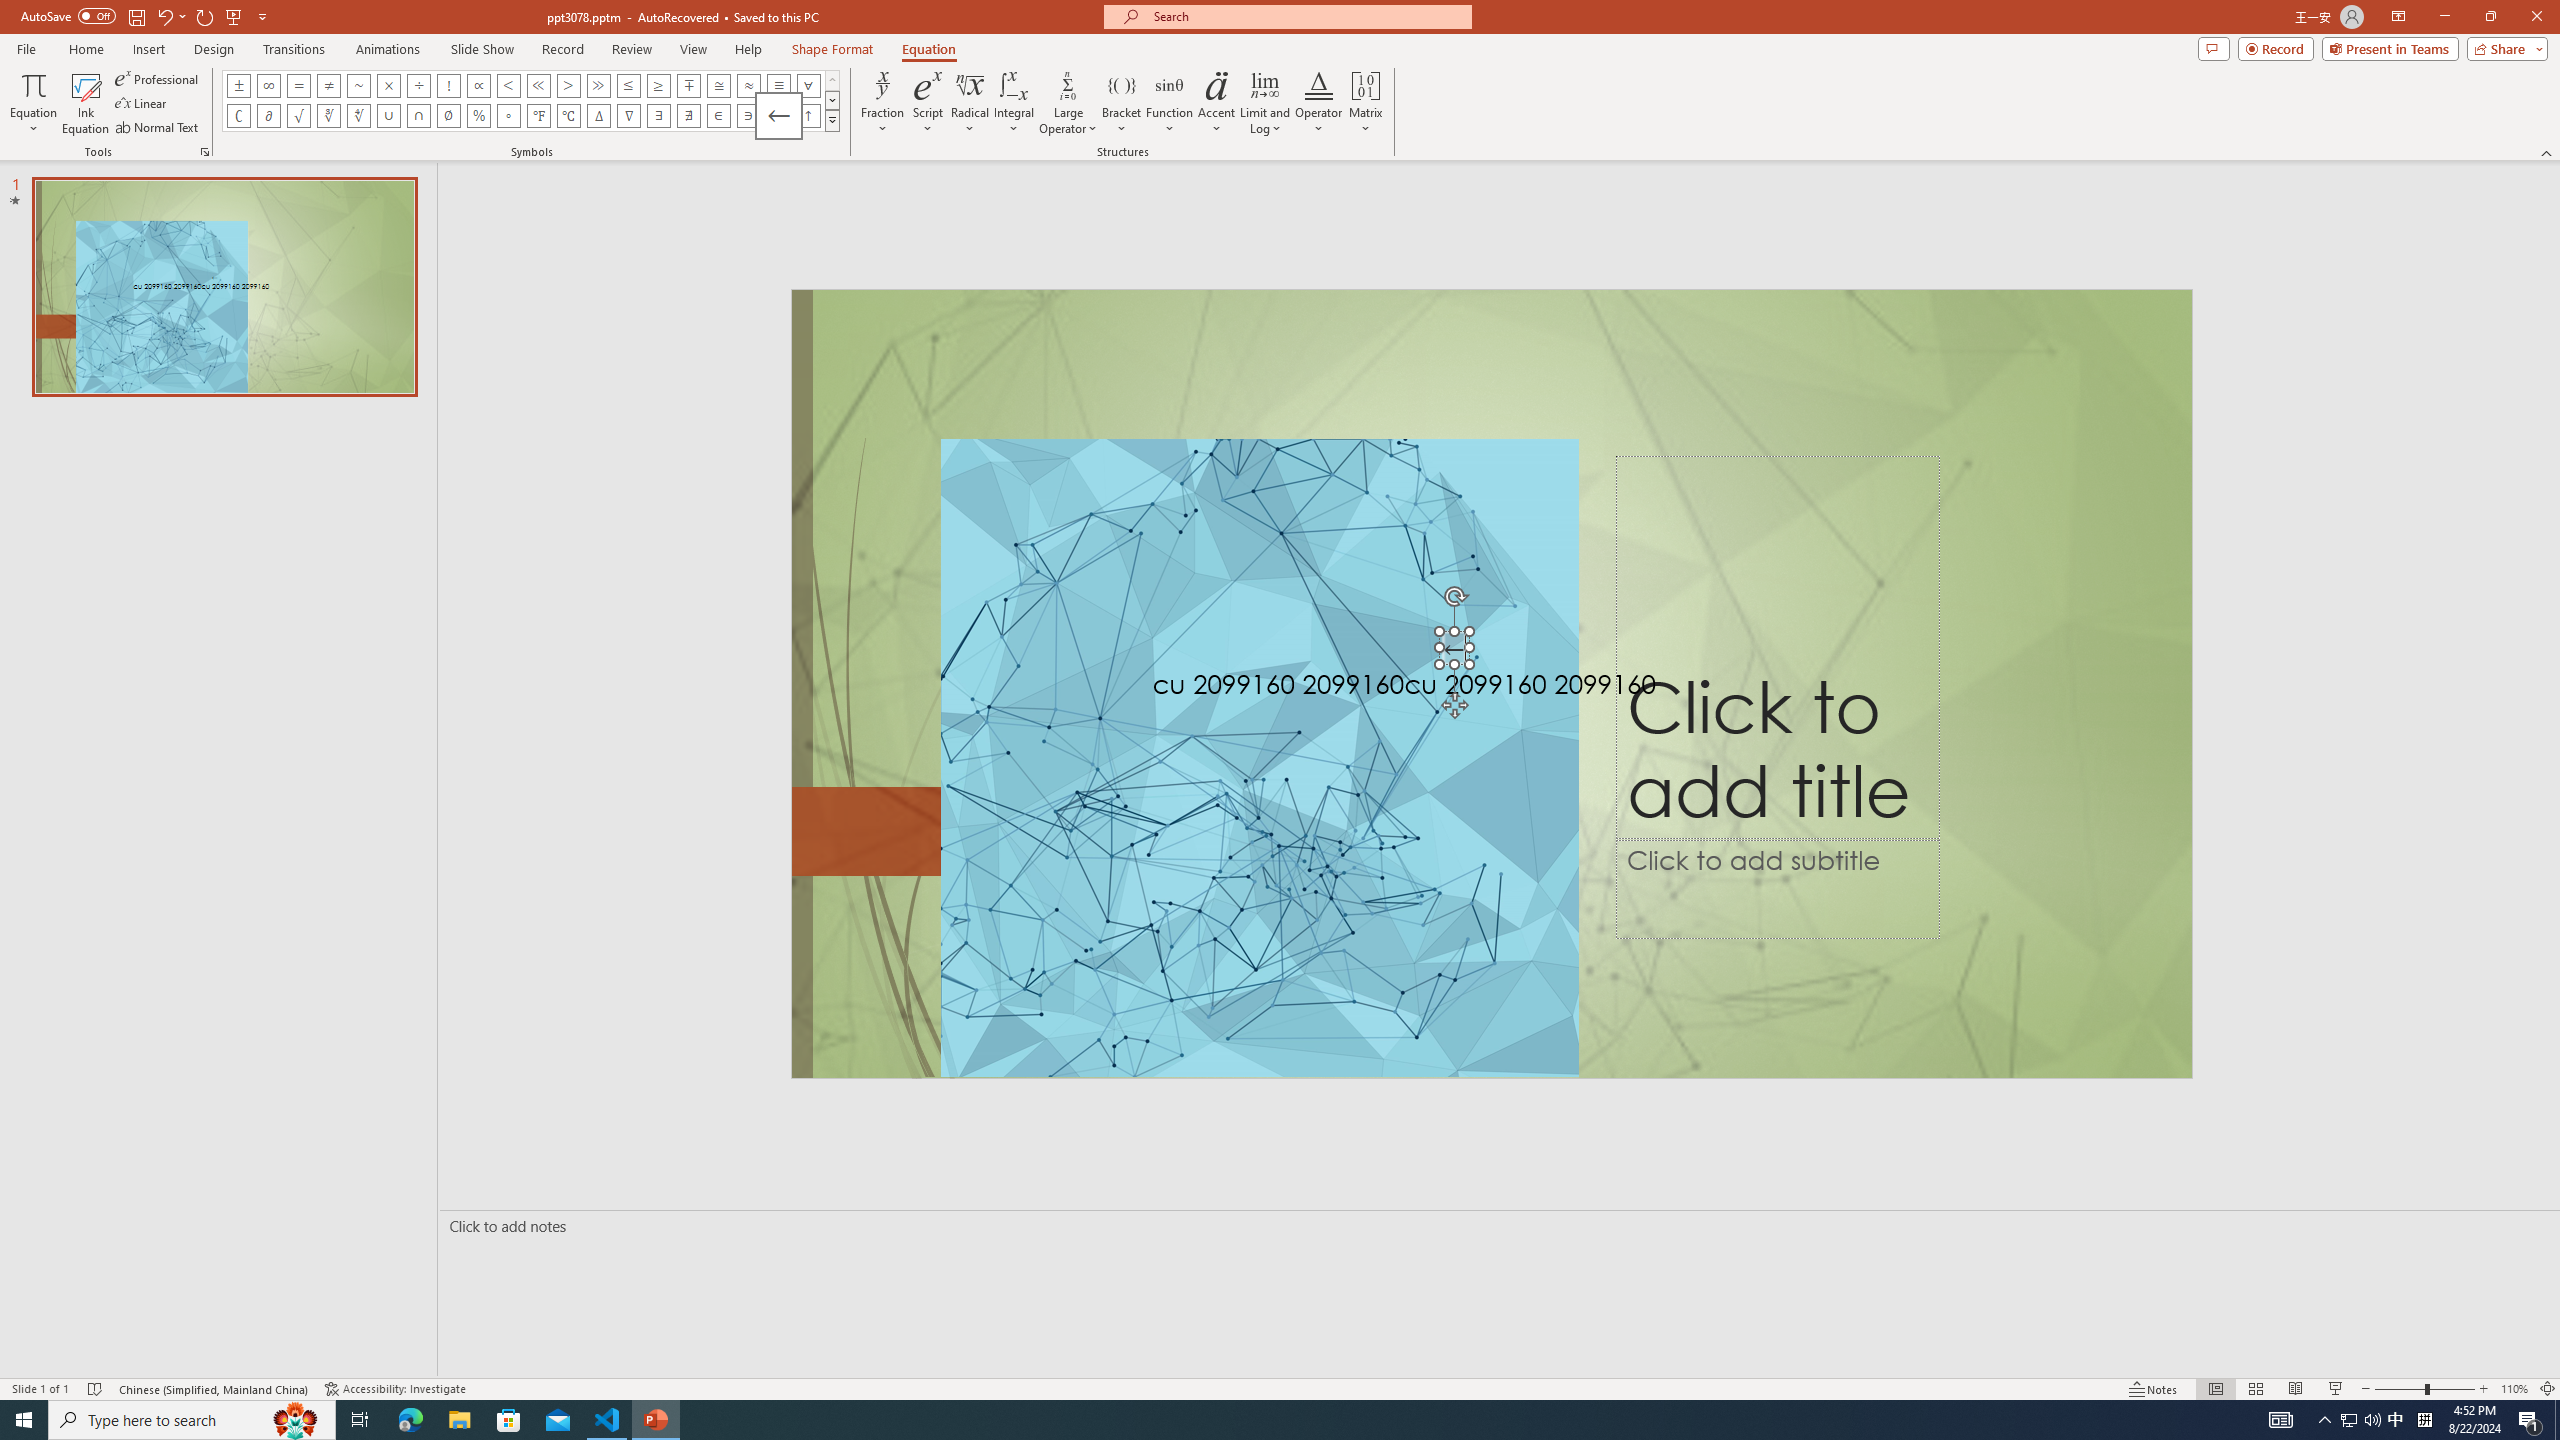  I want to click on 'Operator', so click(1317, 103).